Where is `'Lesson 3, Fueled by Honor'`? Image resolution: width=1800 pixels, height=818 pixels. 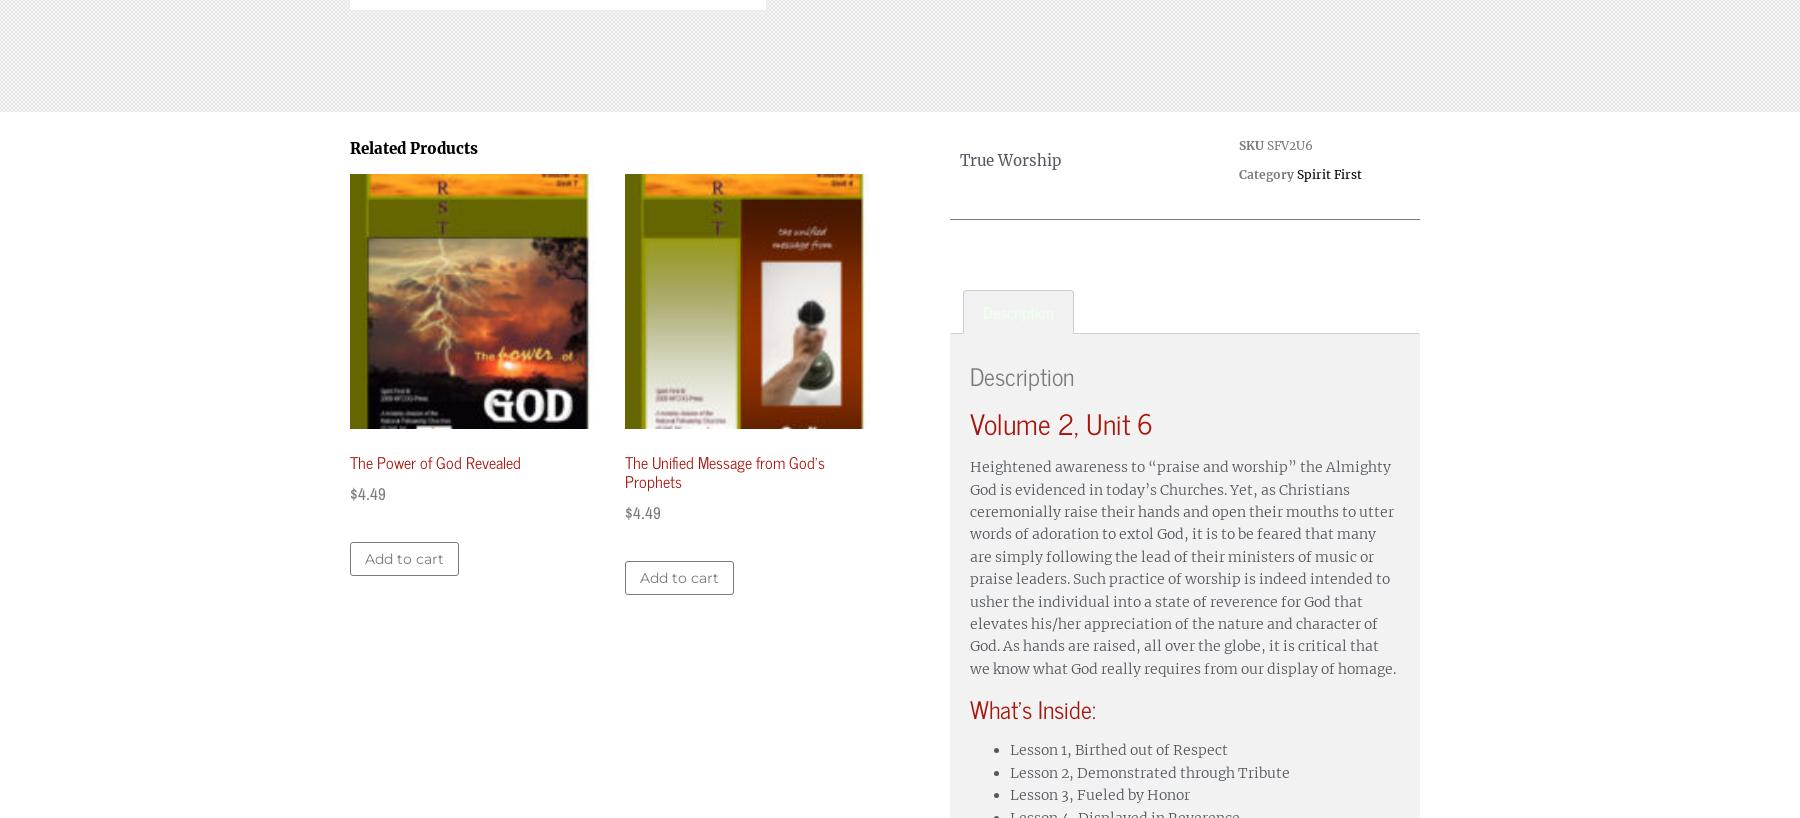 'Lesson 3, Fueled by Honor' is located at coordinates (1099, 795).